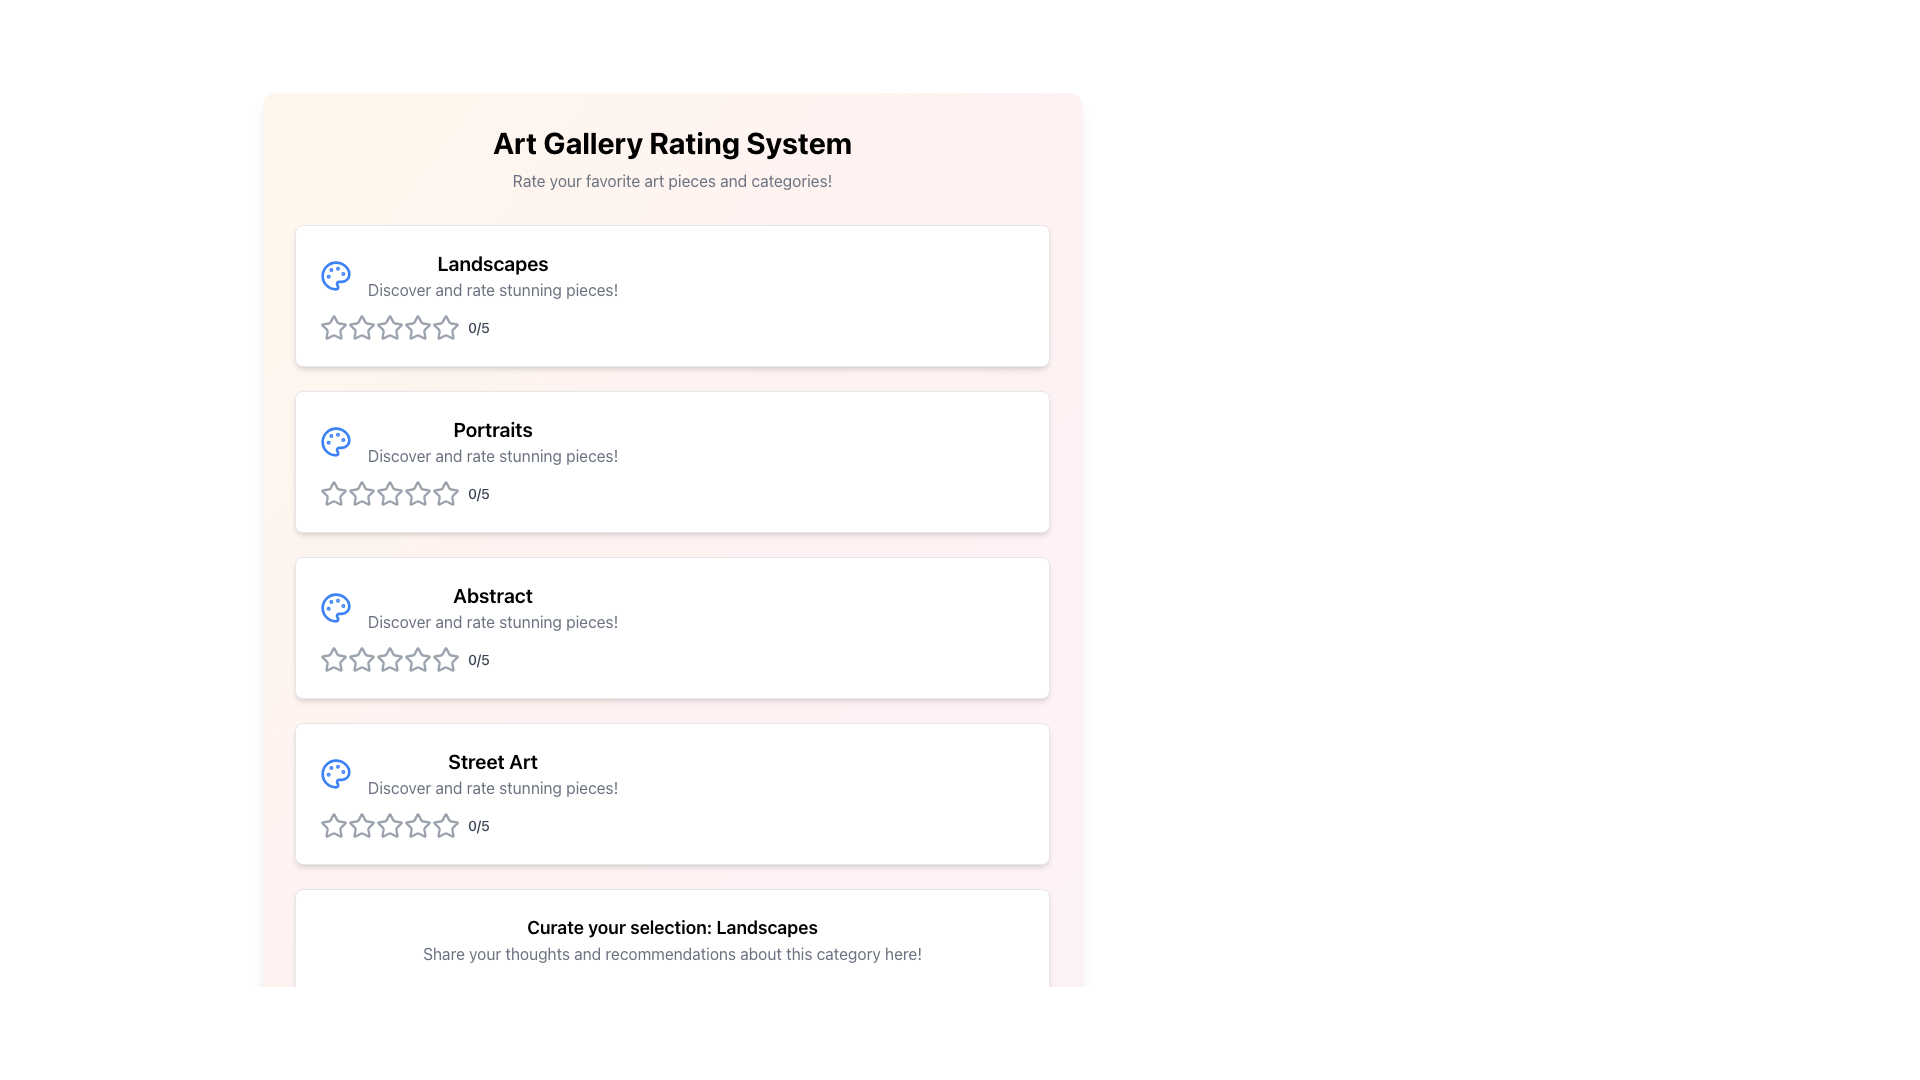 This screenshot has width=1920, height=1080. I want to click on text block displaying 'Landscapes' and 'Discover and rate stunning pieces!' which is the first descriptor in a list of categories, so click(493, 276).